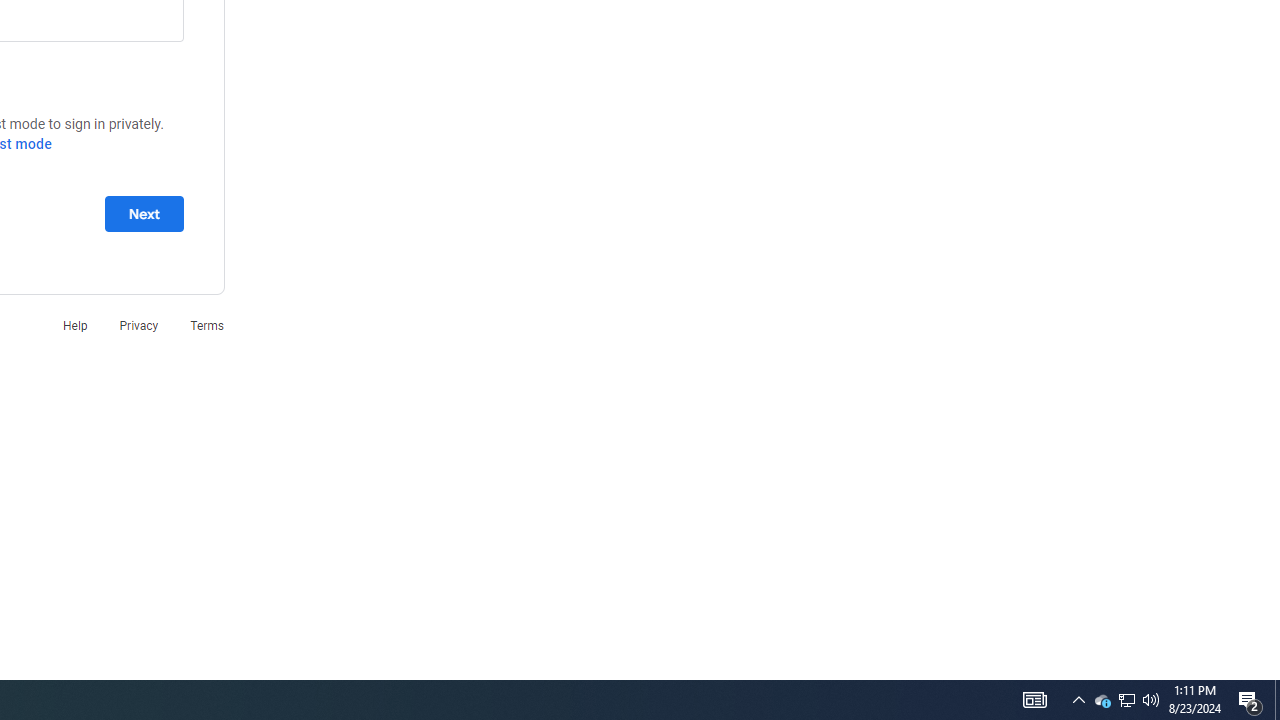 Image resolution: width=1280 pixels, height=720 pixels. Describe the element at coordinates (143, 213) in the screenshot. I see `'Next'` at that location.